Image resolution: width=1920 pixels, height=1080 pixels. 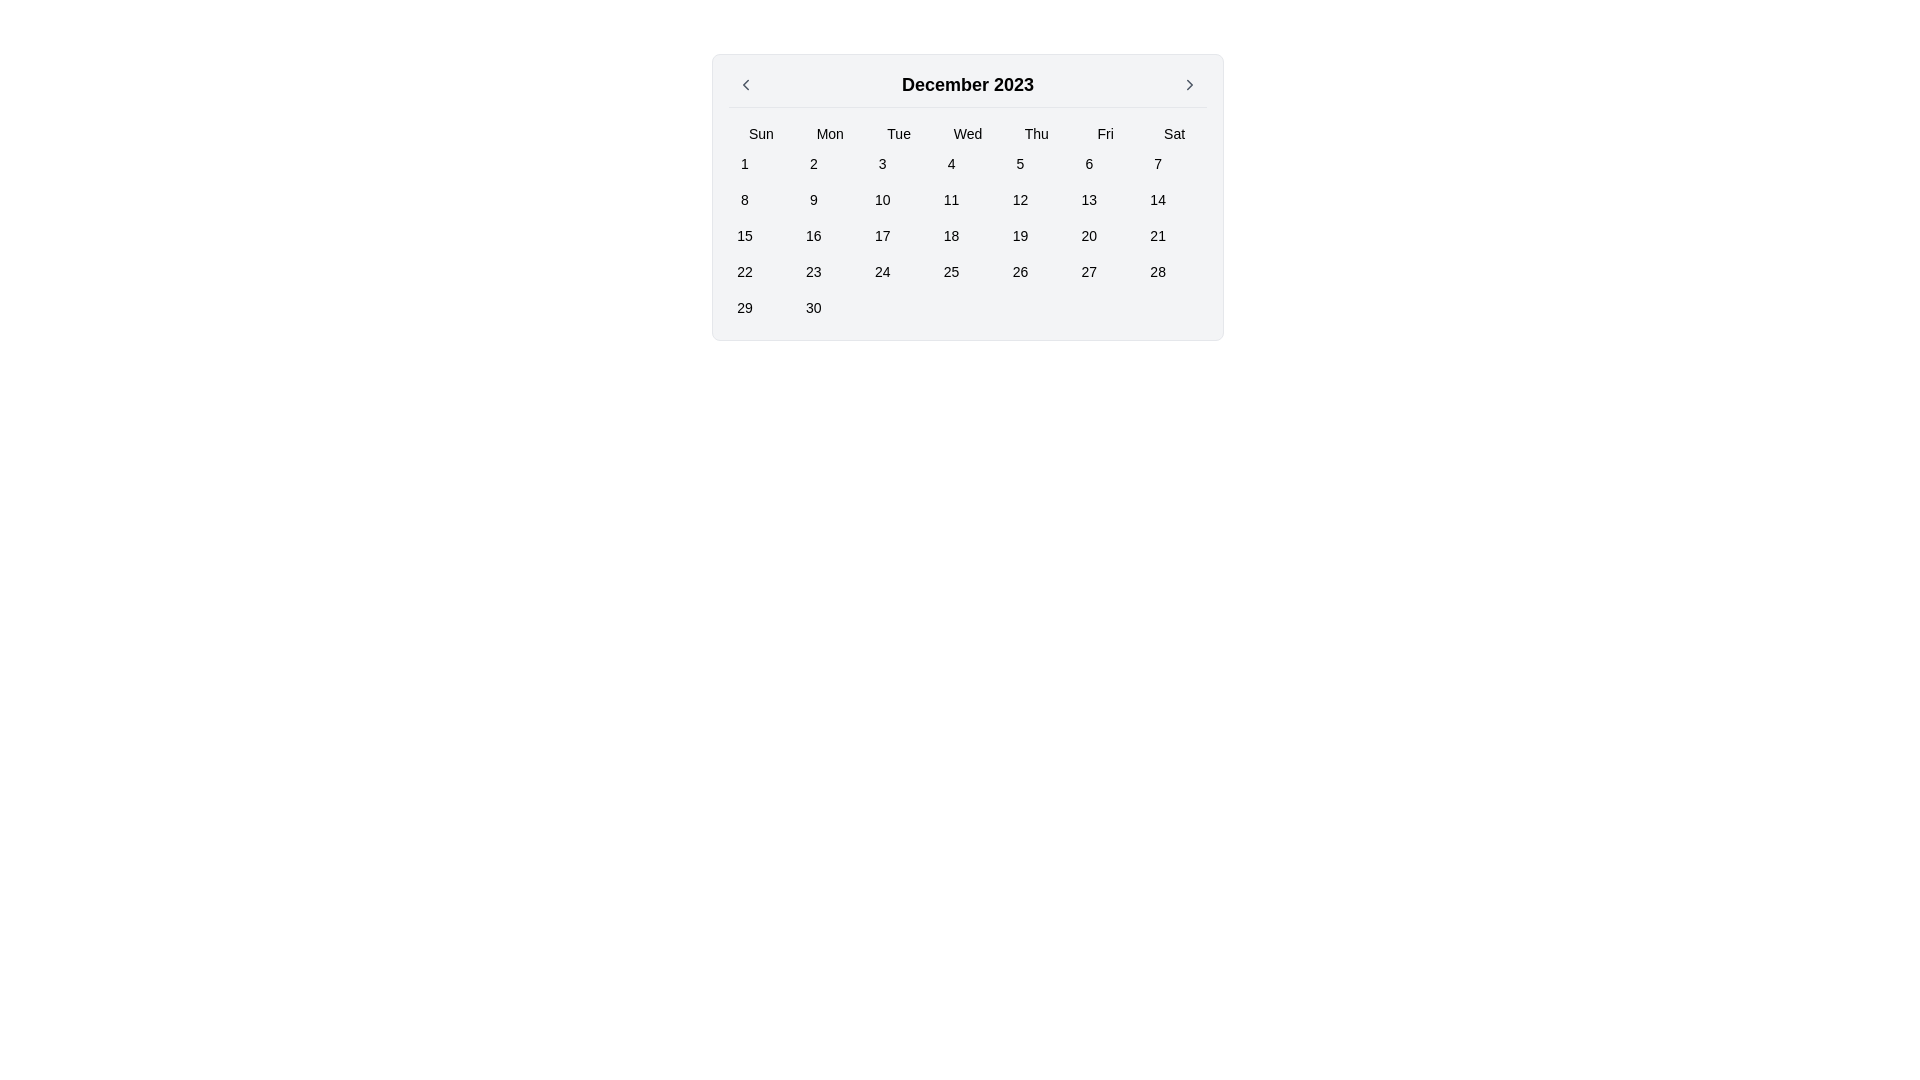 I want to click on the interactive calendar cell button representing the date '20', so click(x=1088, y=234).